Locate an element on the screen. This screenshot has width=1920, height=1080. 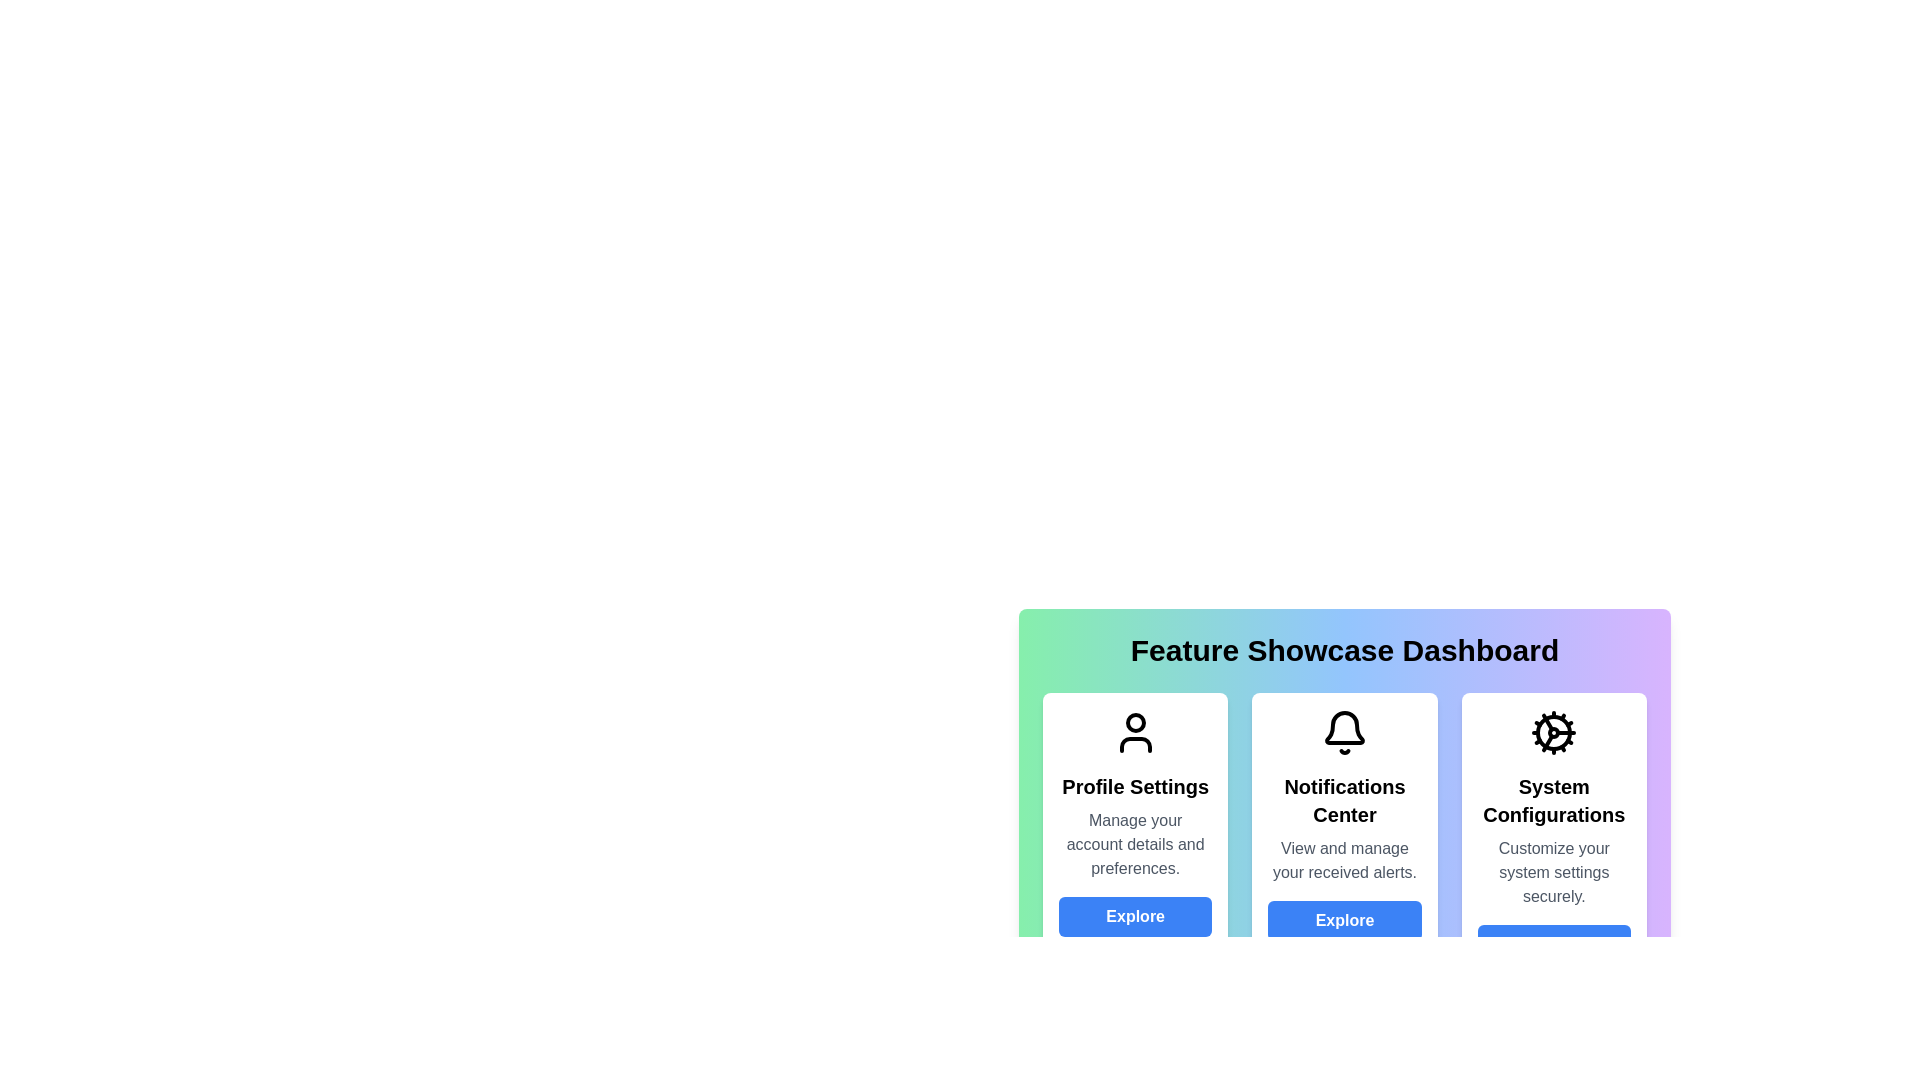
the text label saying 'View and manage your received alerts.' located in the 'Notifications Center' section, beneath the header 'Notifications Center.' is located at coordinates (1344, 859).